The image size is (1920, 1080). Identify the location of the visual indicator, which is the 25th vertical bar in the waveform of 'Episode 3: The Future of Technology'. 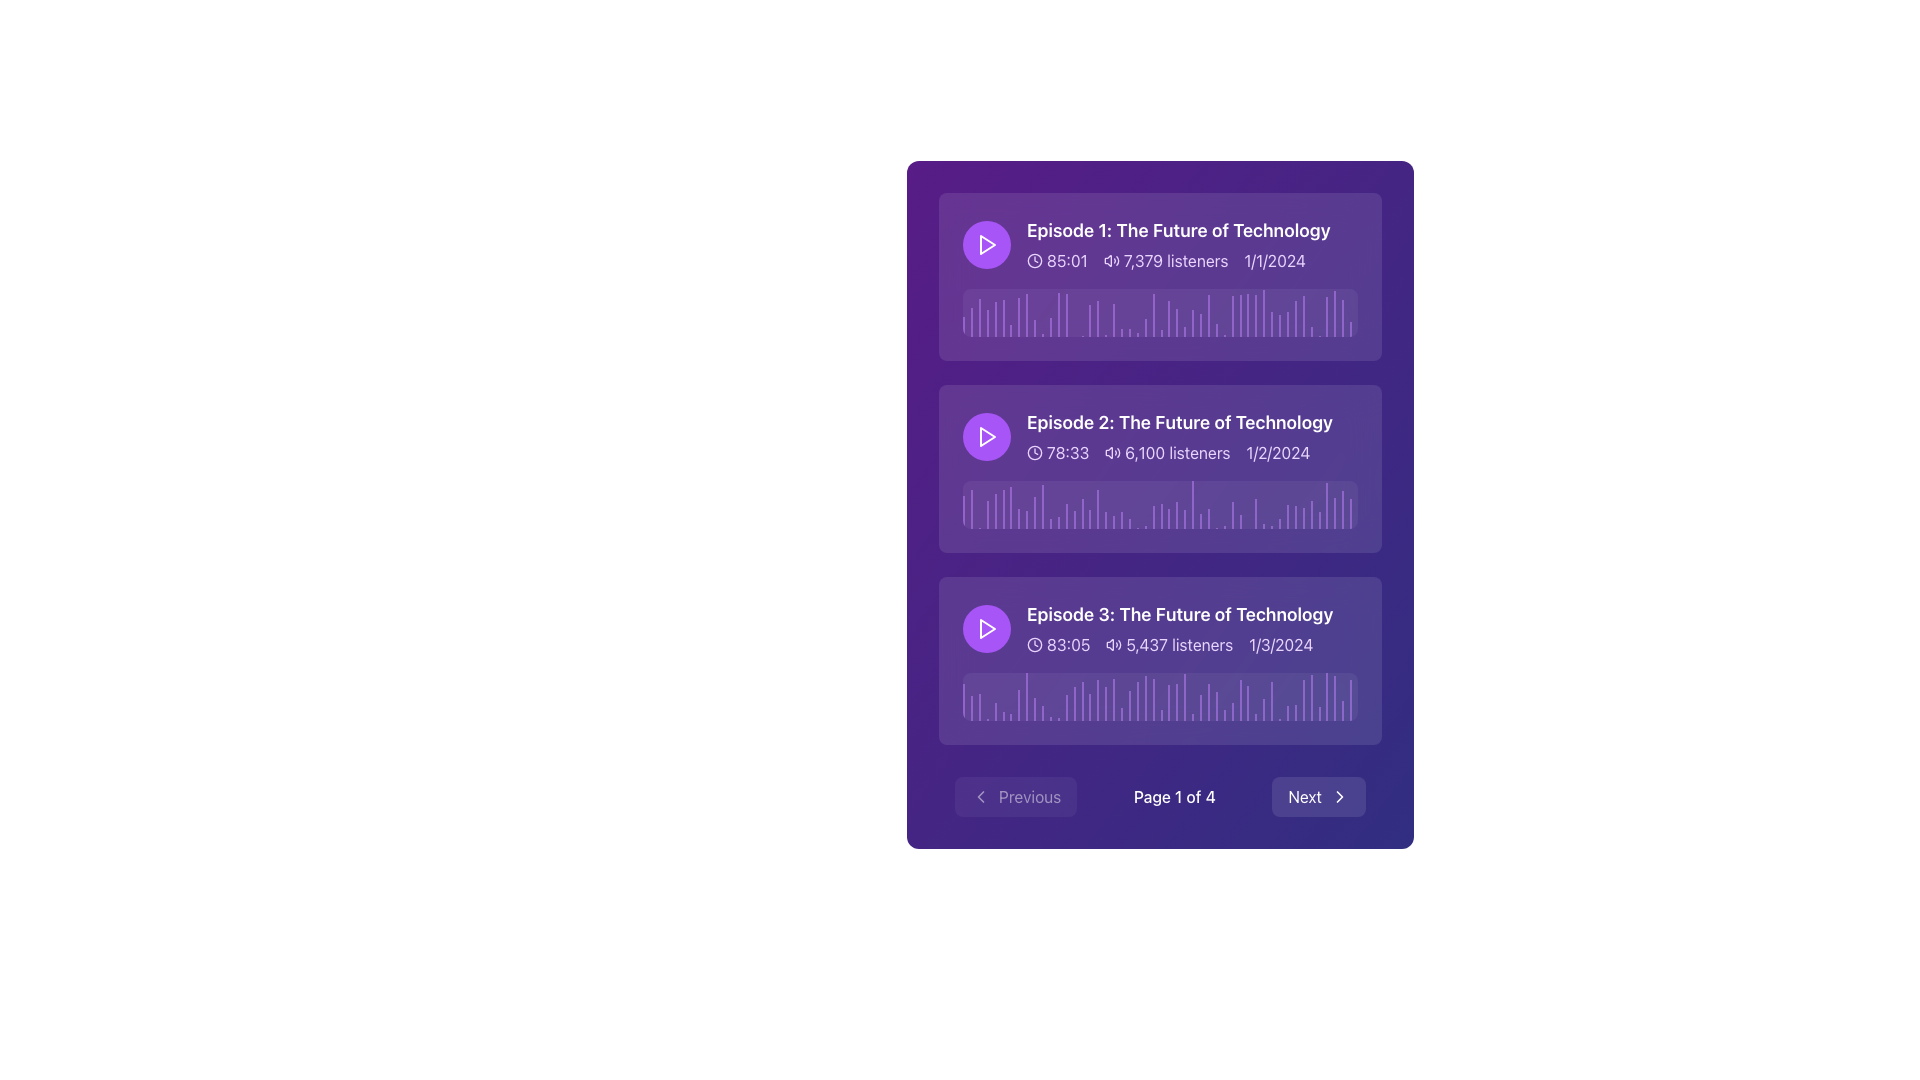
(1153, 698).